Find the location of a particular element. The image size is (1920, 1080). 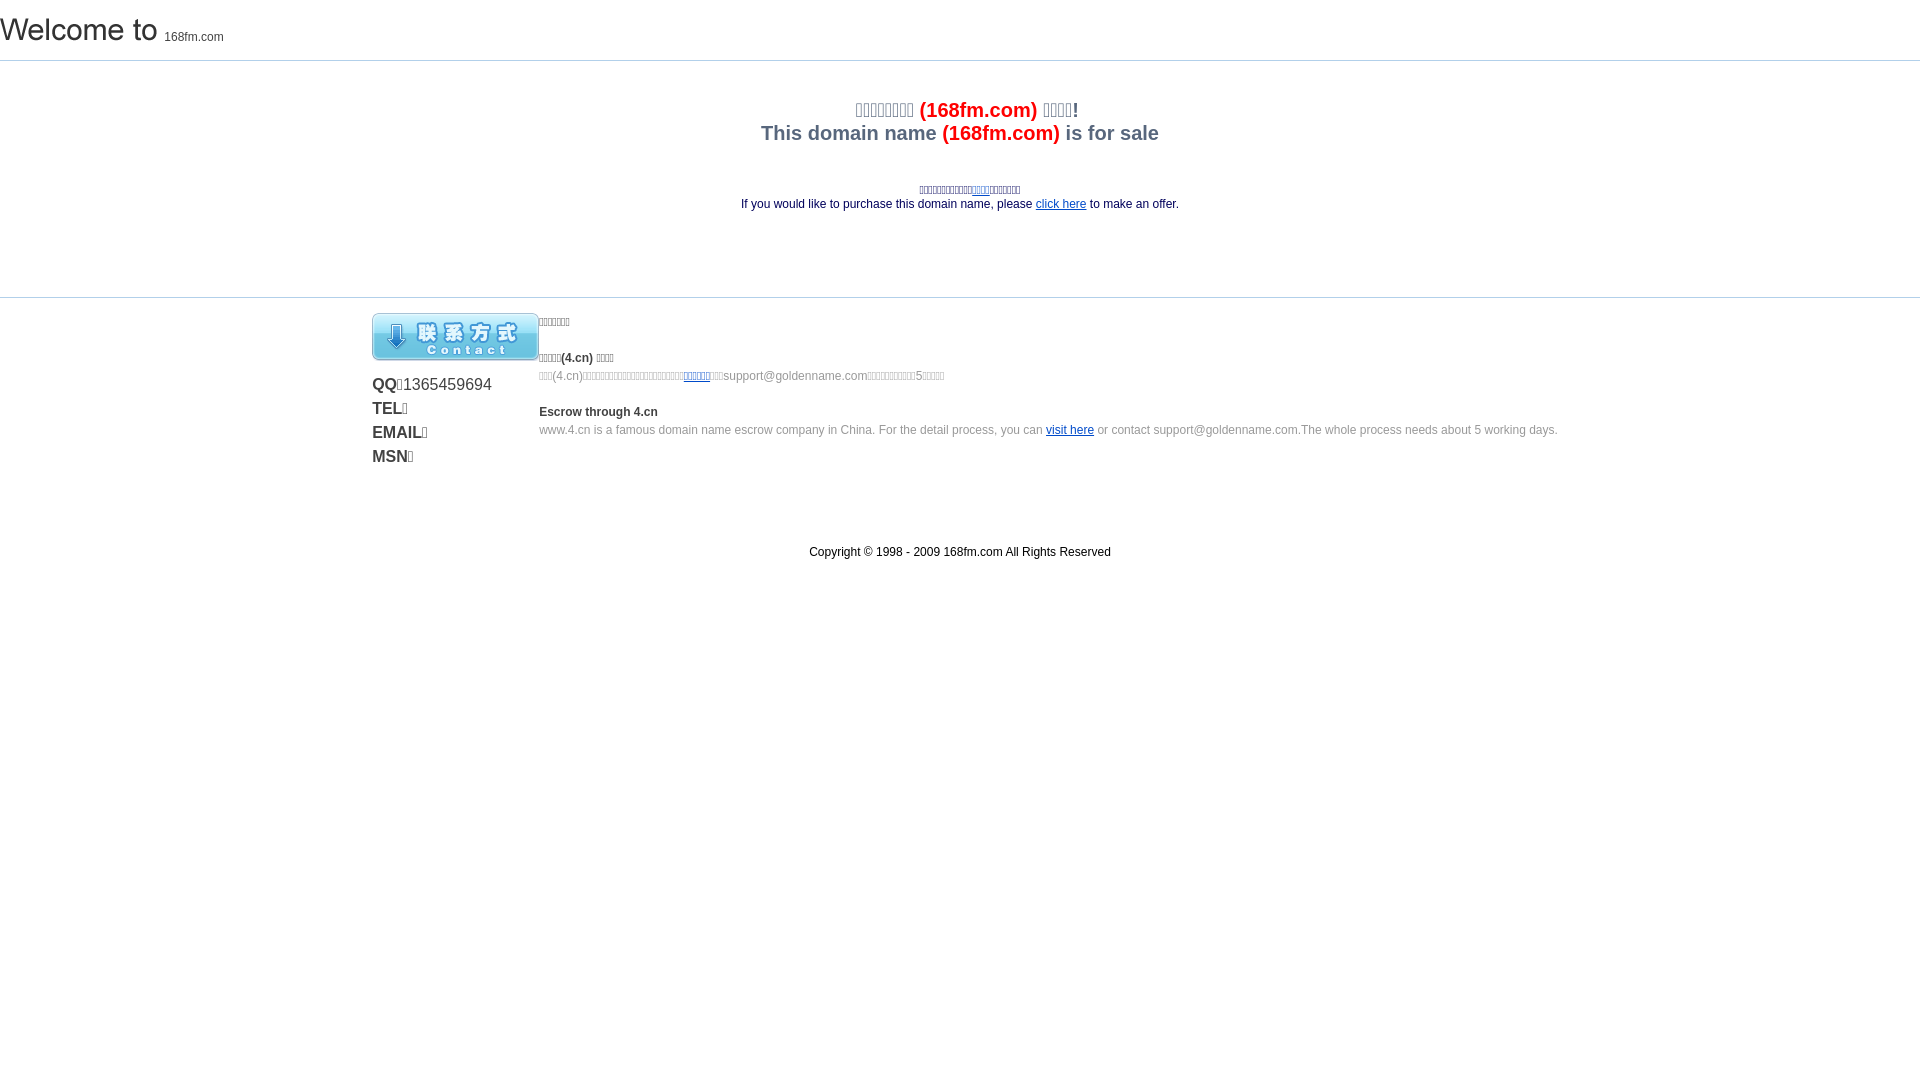

'click here' is located at coordinates (1060, 204).